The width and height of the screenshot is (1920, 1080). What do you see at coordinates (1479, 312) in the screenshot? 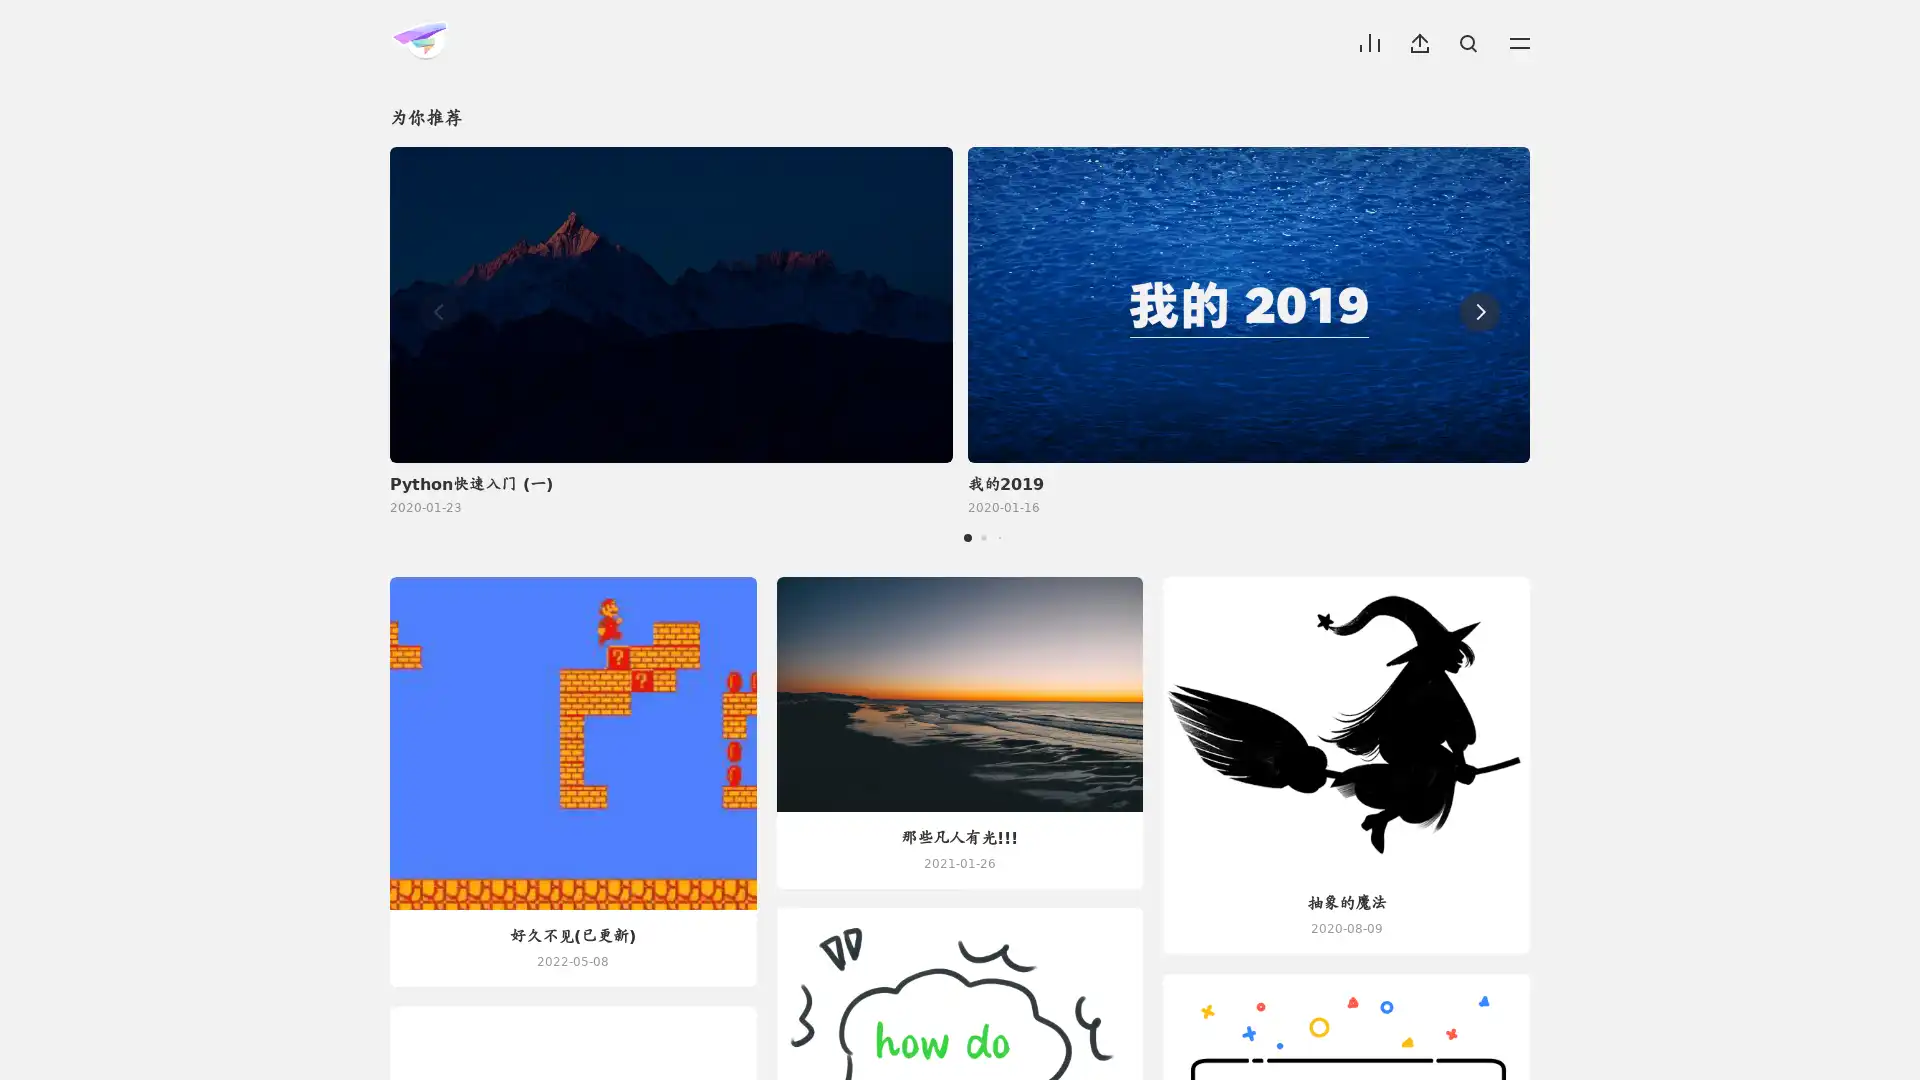
I see `Next slide` at bounding box center [1479, 312].